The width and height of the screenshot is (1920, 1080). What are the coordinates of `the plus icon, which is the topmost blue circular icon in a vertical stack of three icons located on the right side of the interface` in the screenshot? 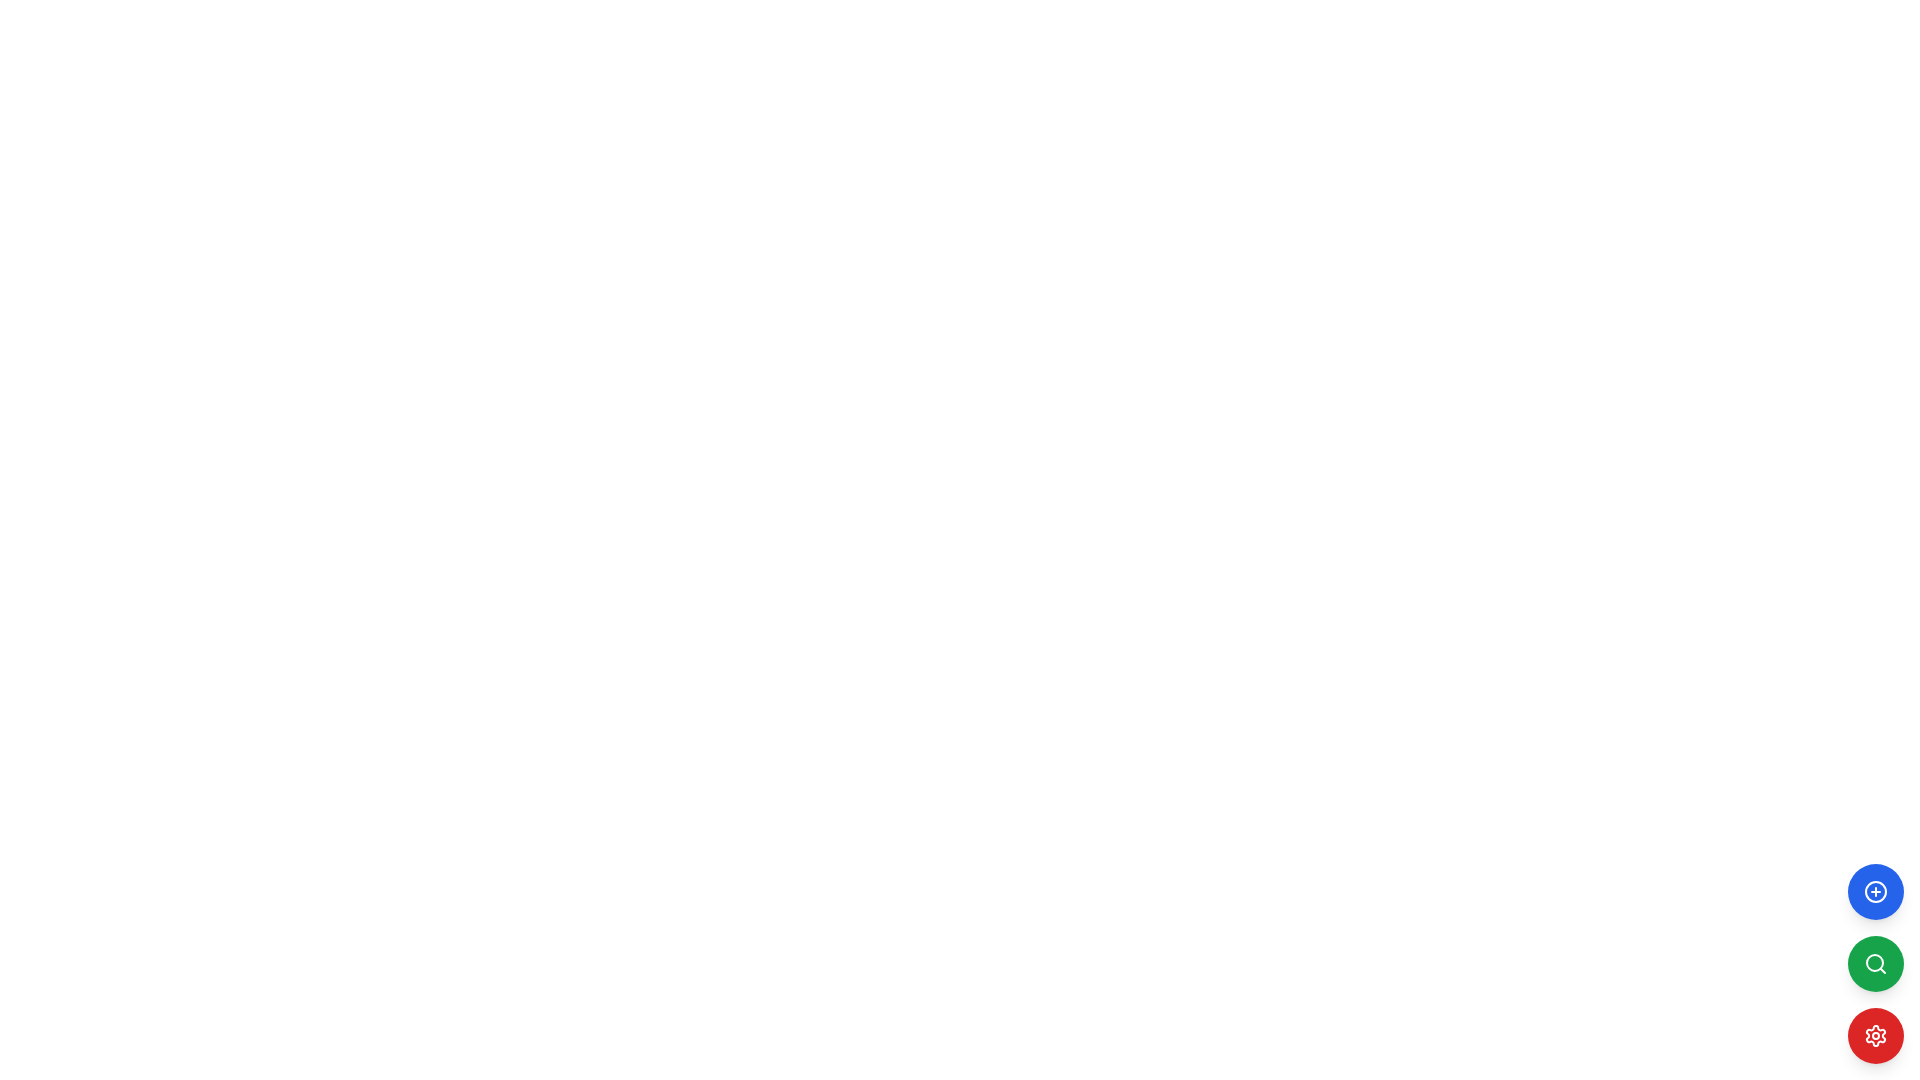 It's located at (1875, 890).